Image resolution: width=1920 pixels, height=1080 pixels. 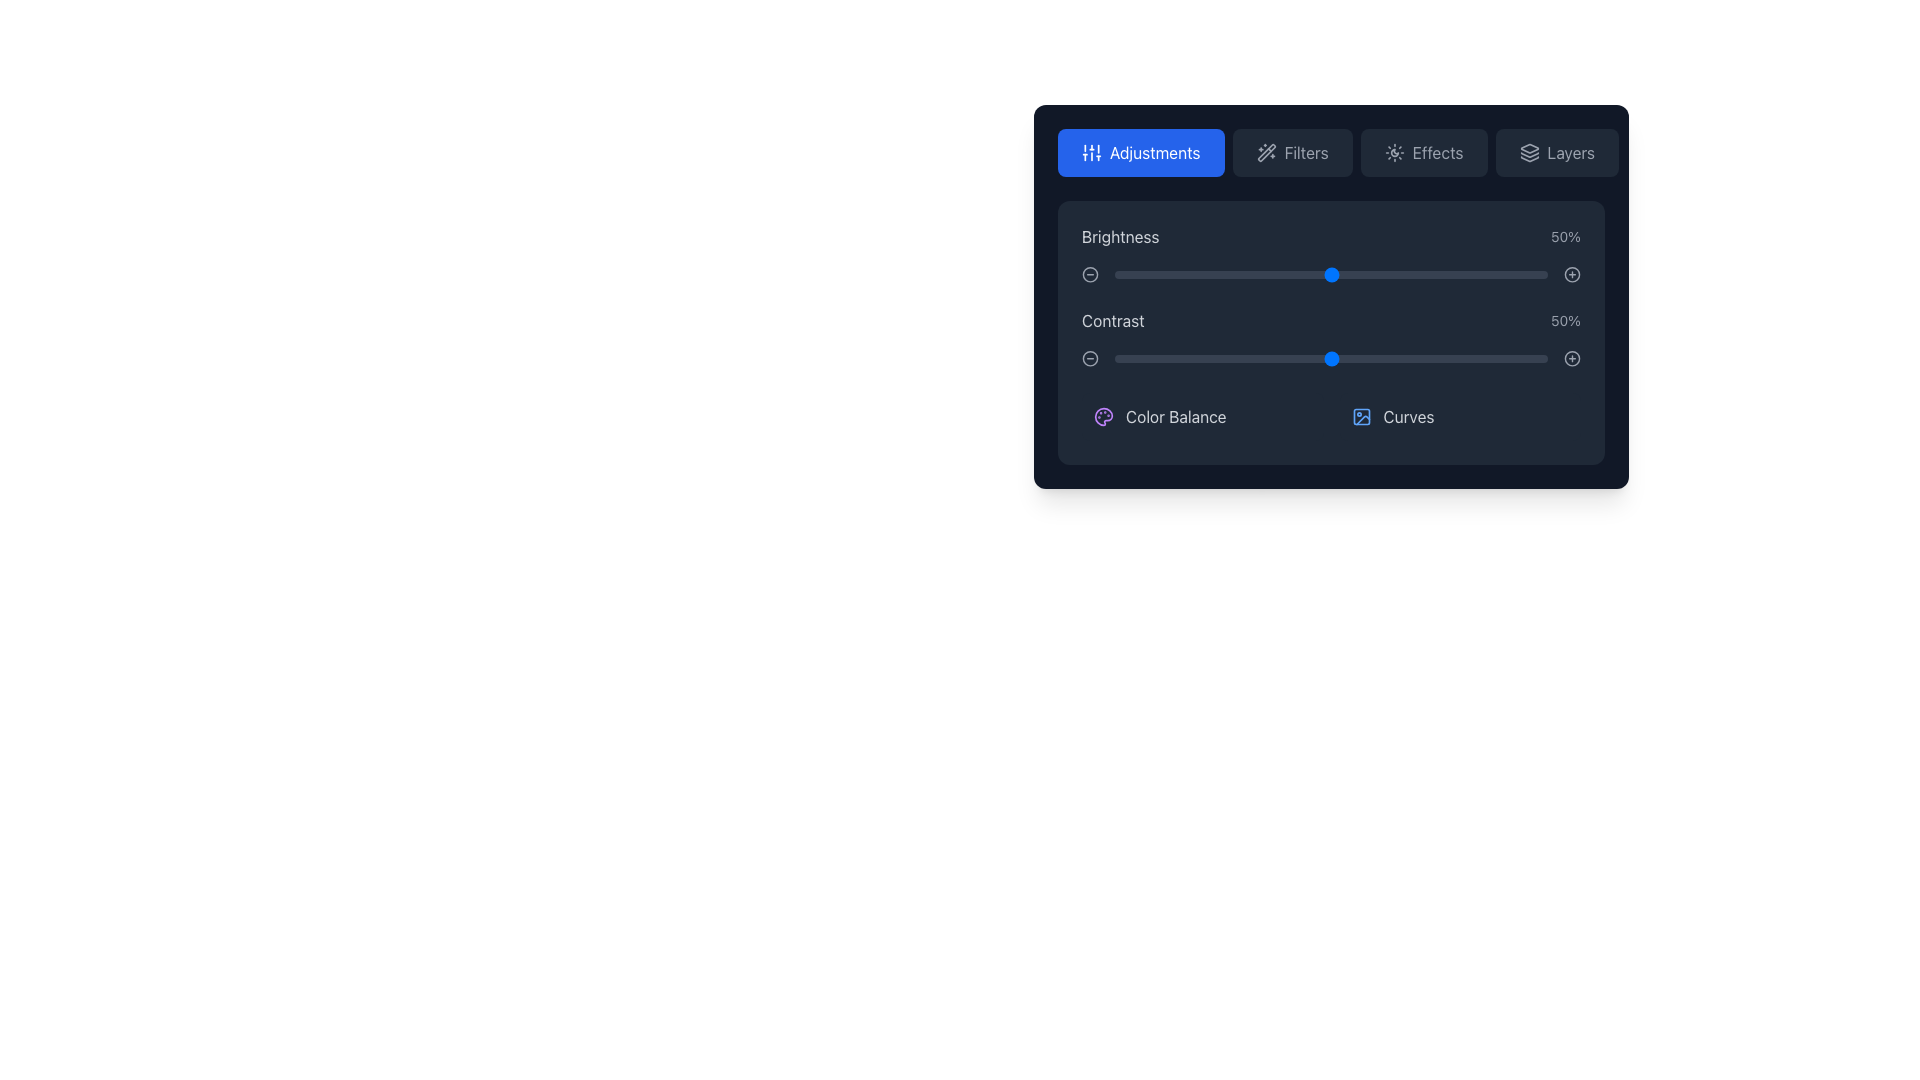 What do you see at coordinates (1247, 274) in the screenshot?
I see `brightness` at bounding box center [1247, 274].